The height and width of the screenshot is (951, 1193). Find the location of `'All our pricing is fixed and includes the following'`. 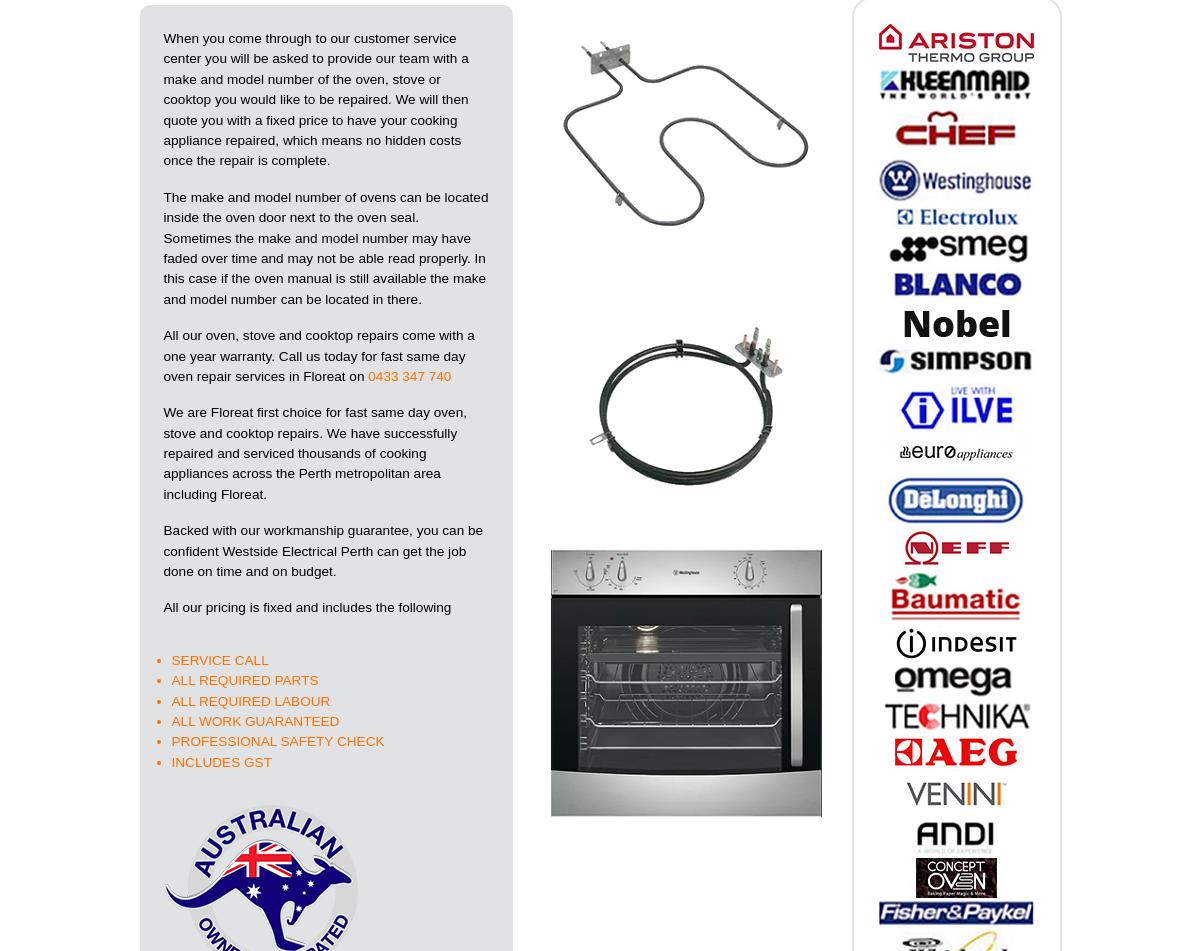

'All our pricing is fixed and includes the following' is located at coordinates (162, 606).